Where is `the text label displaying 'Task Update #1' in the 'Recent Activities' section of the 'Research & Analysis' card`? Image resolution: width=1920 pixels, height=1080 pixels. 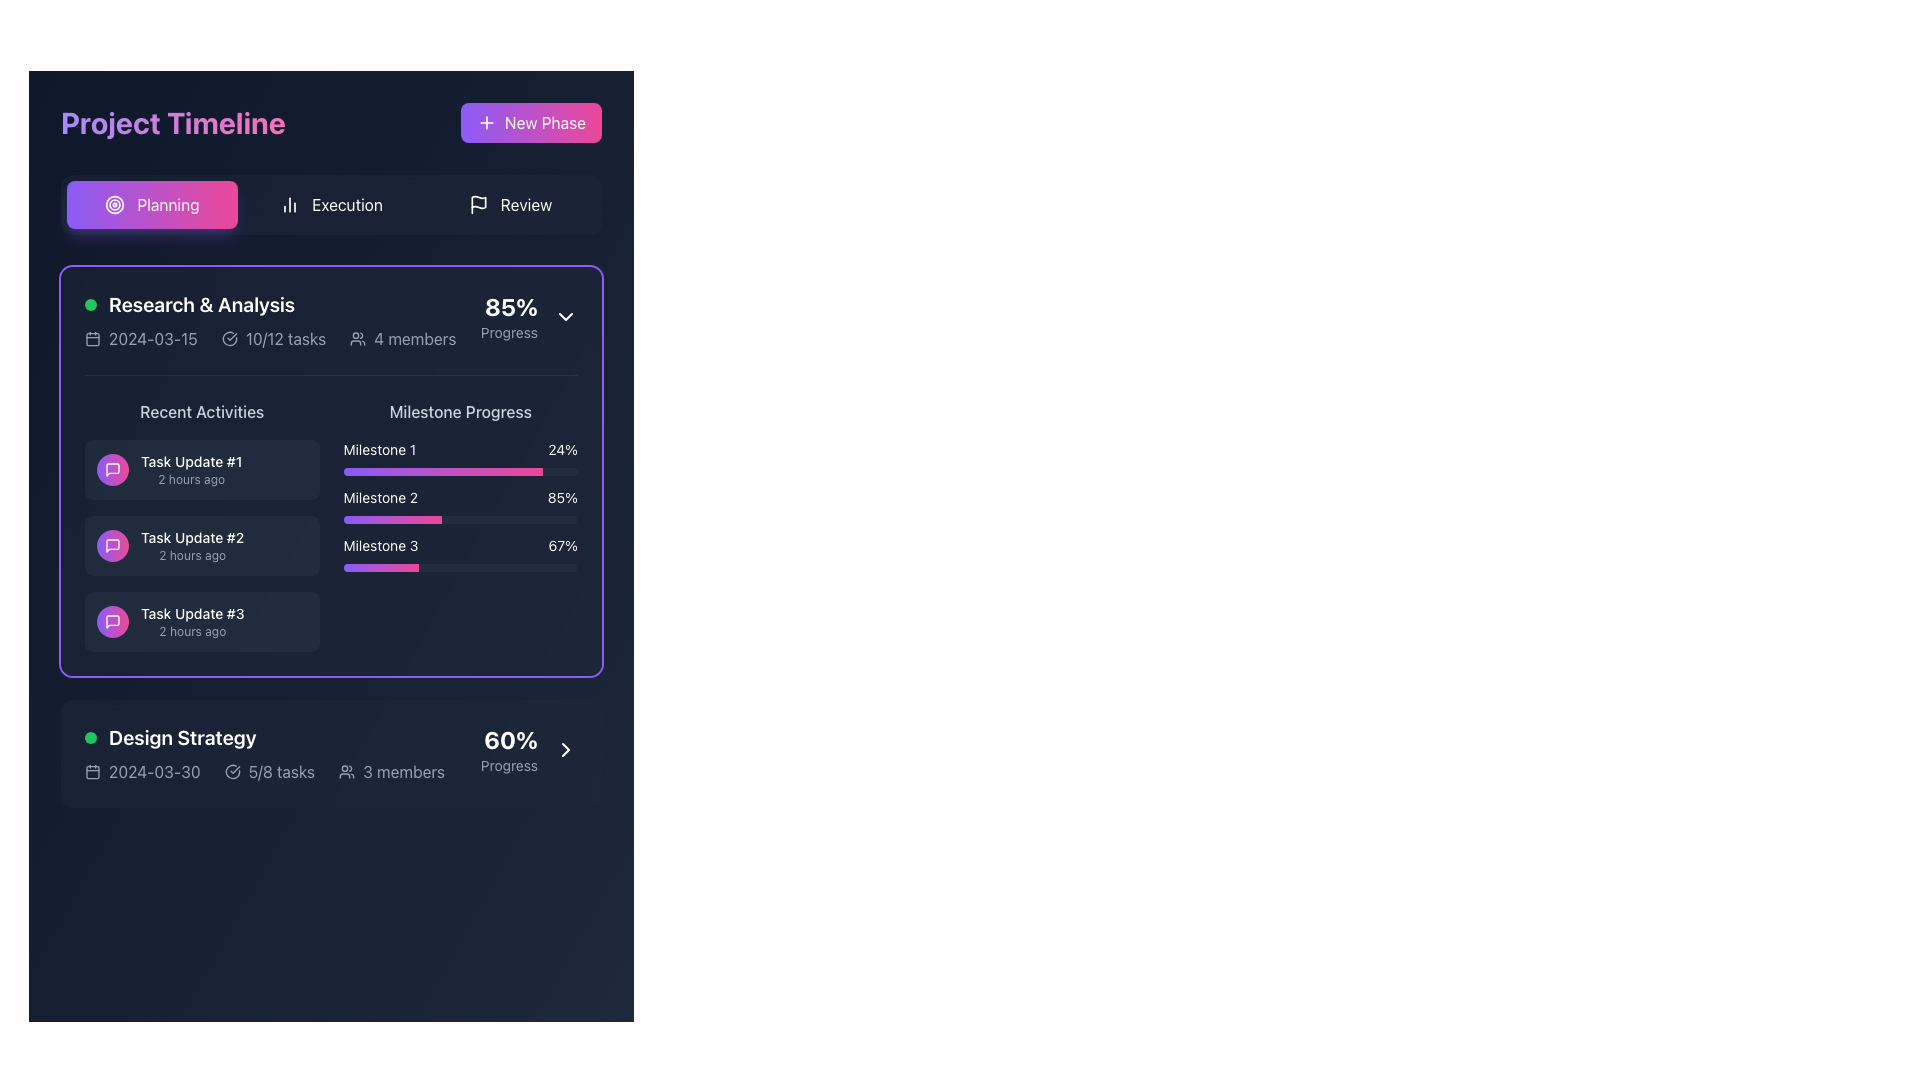 the text label displaying 'Task Update #1' in the 'Recent Activities' section of the 'Research & Analysis' card is located at coordinates (191, 462).